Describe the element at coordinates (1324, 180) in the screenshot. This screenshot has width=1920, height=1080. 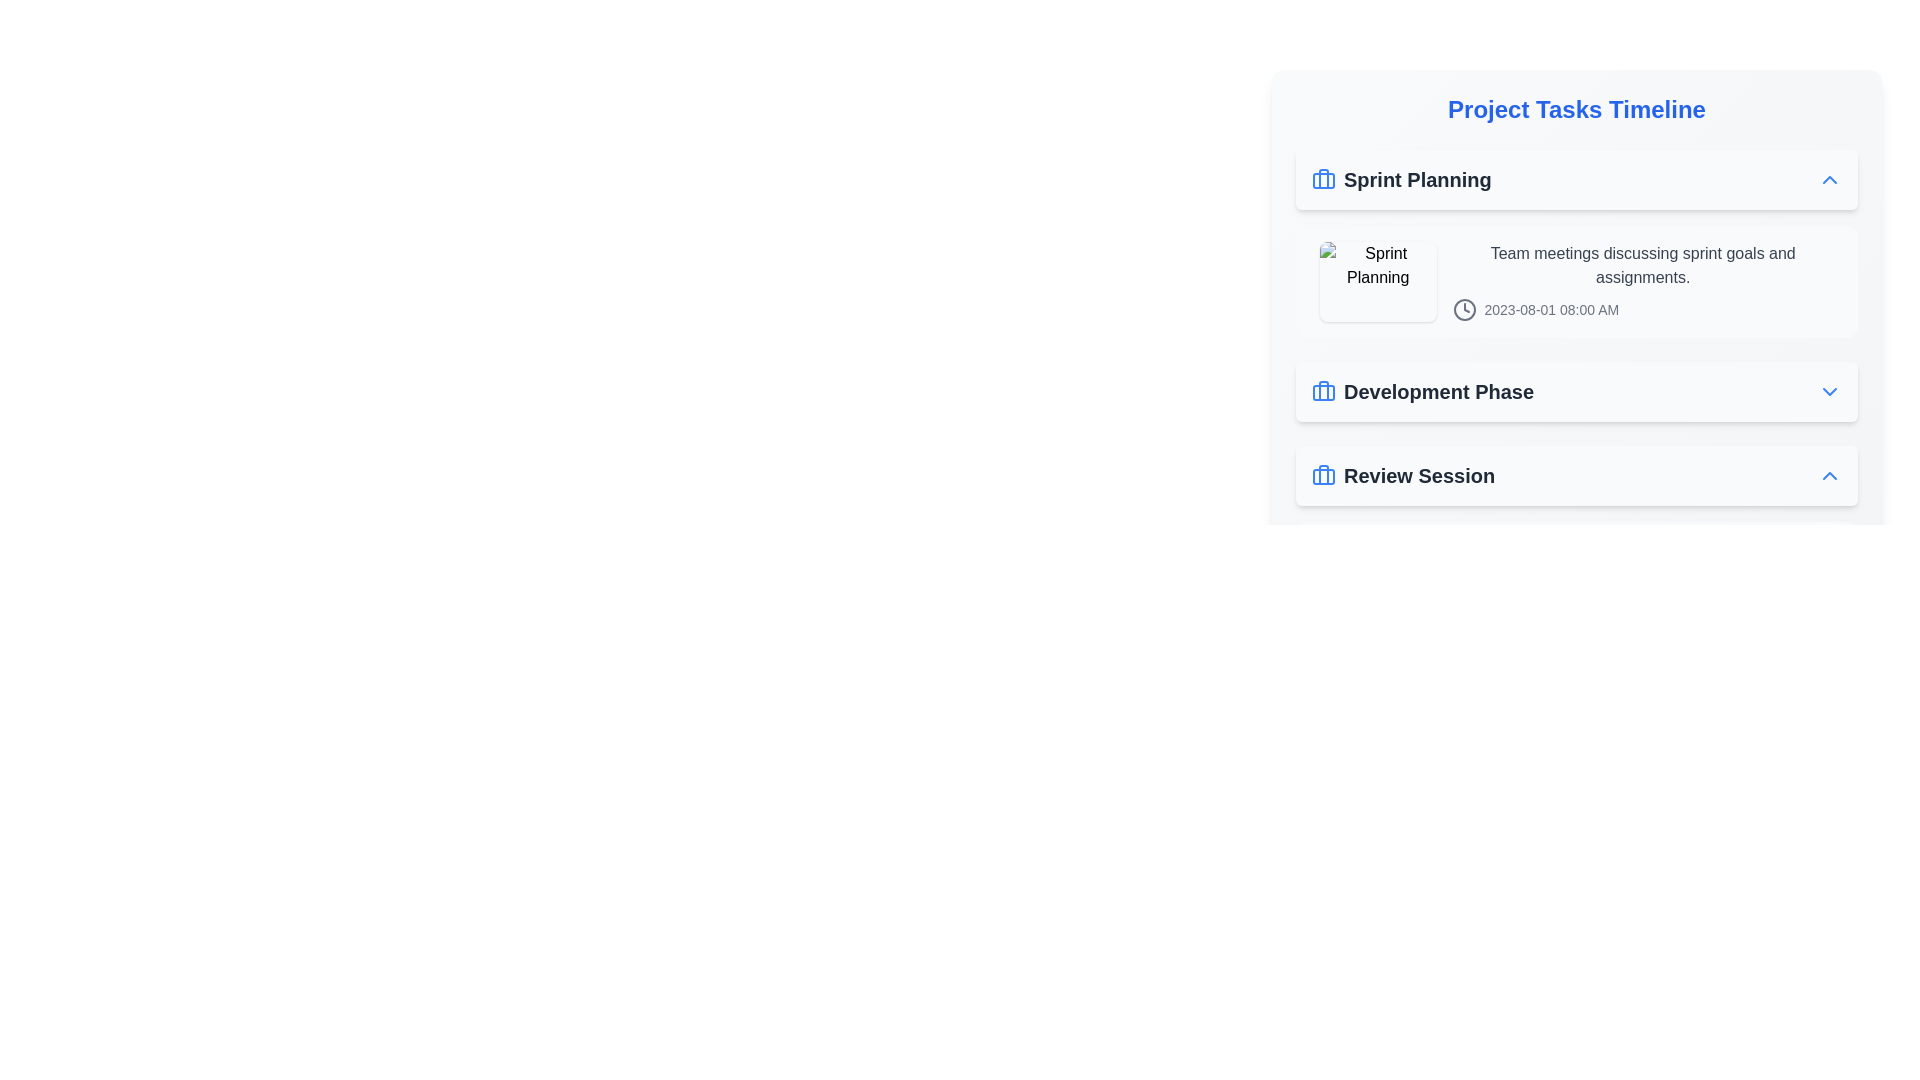
I see `the icon representing the 'Sprint Planning' section, located at the leftmost side before the text 'Sprint Planning'` at that location.